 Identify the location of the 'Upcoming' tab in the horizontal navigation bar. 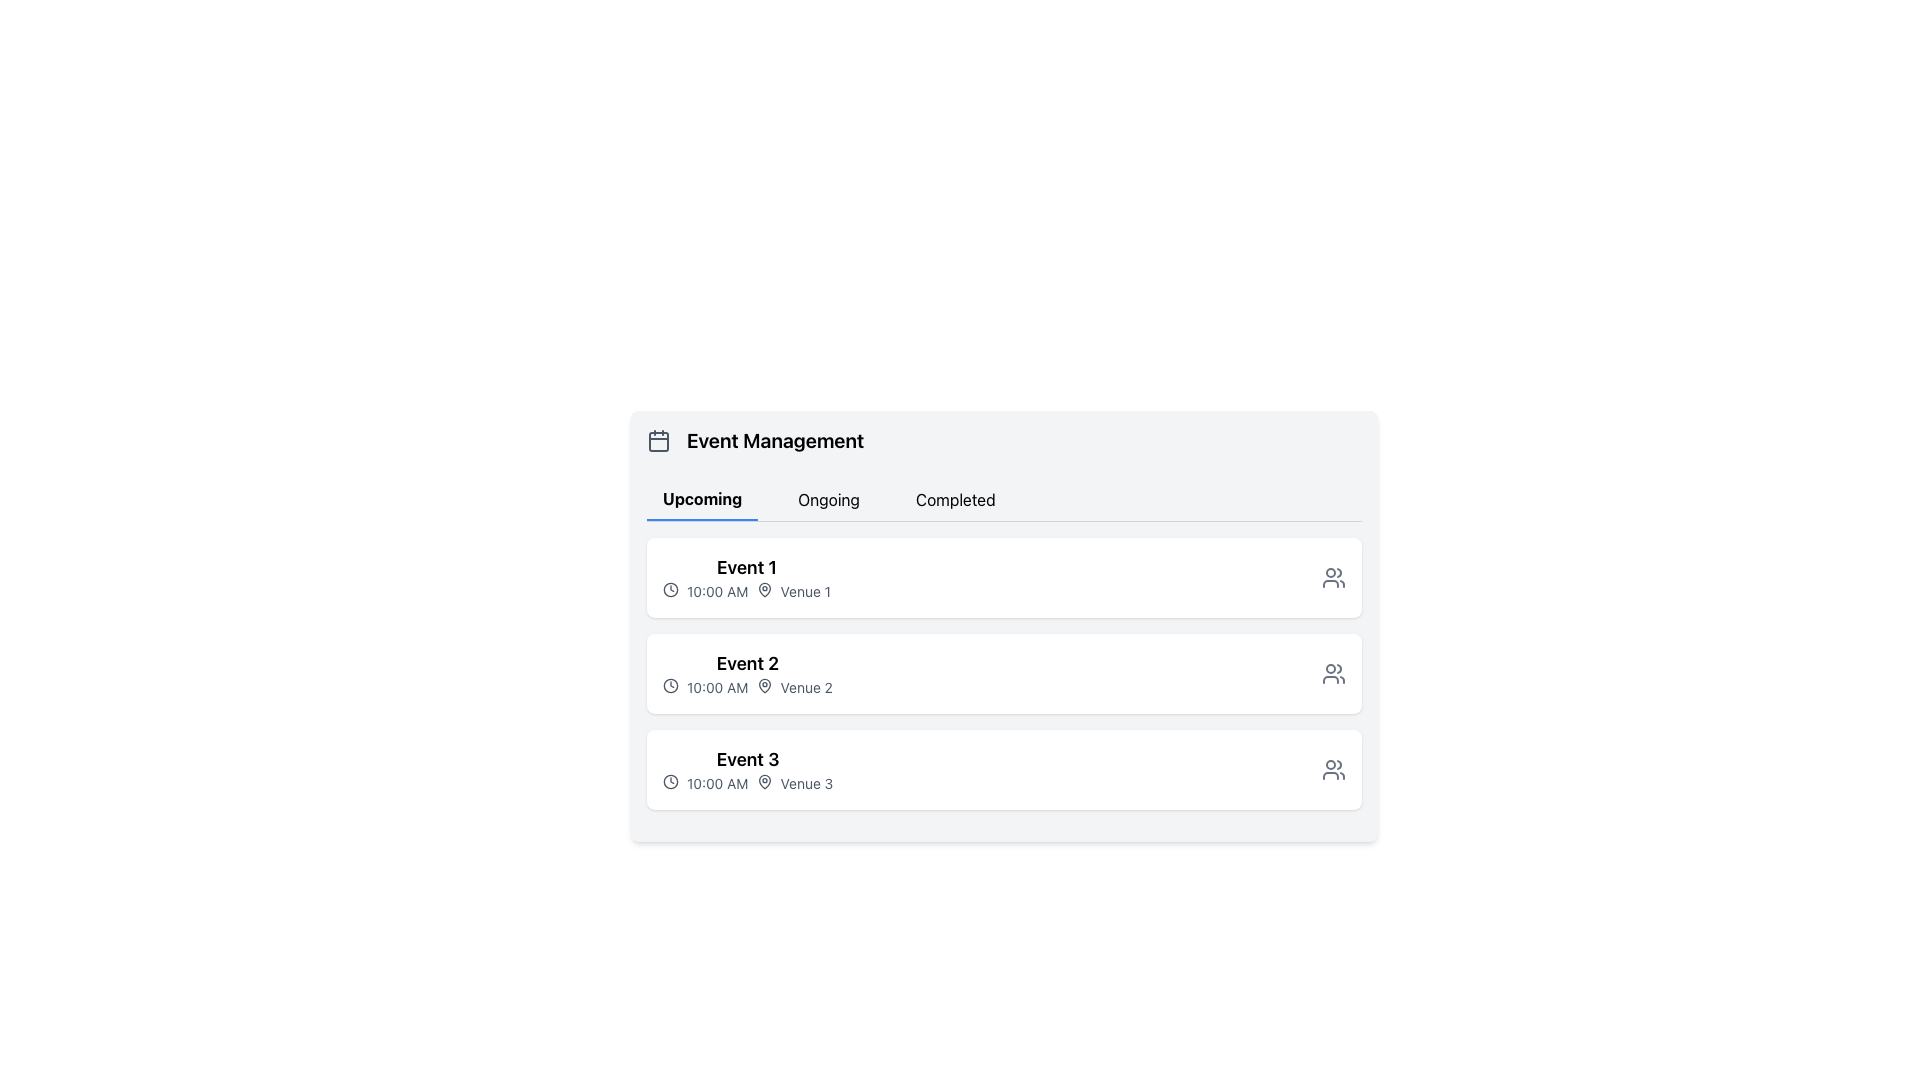
(702, 499).